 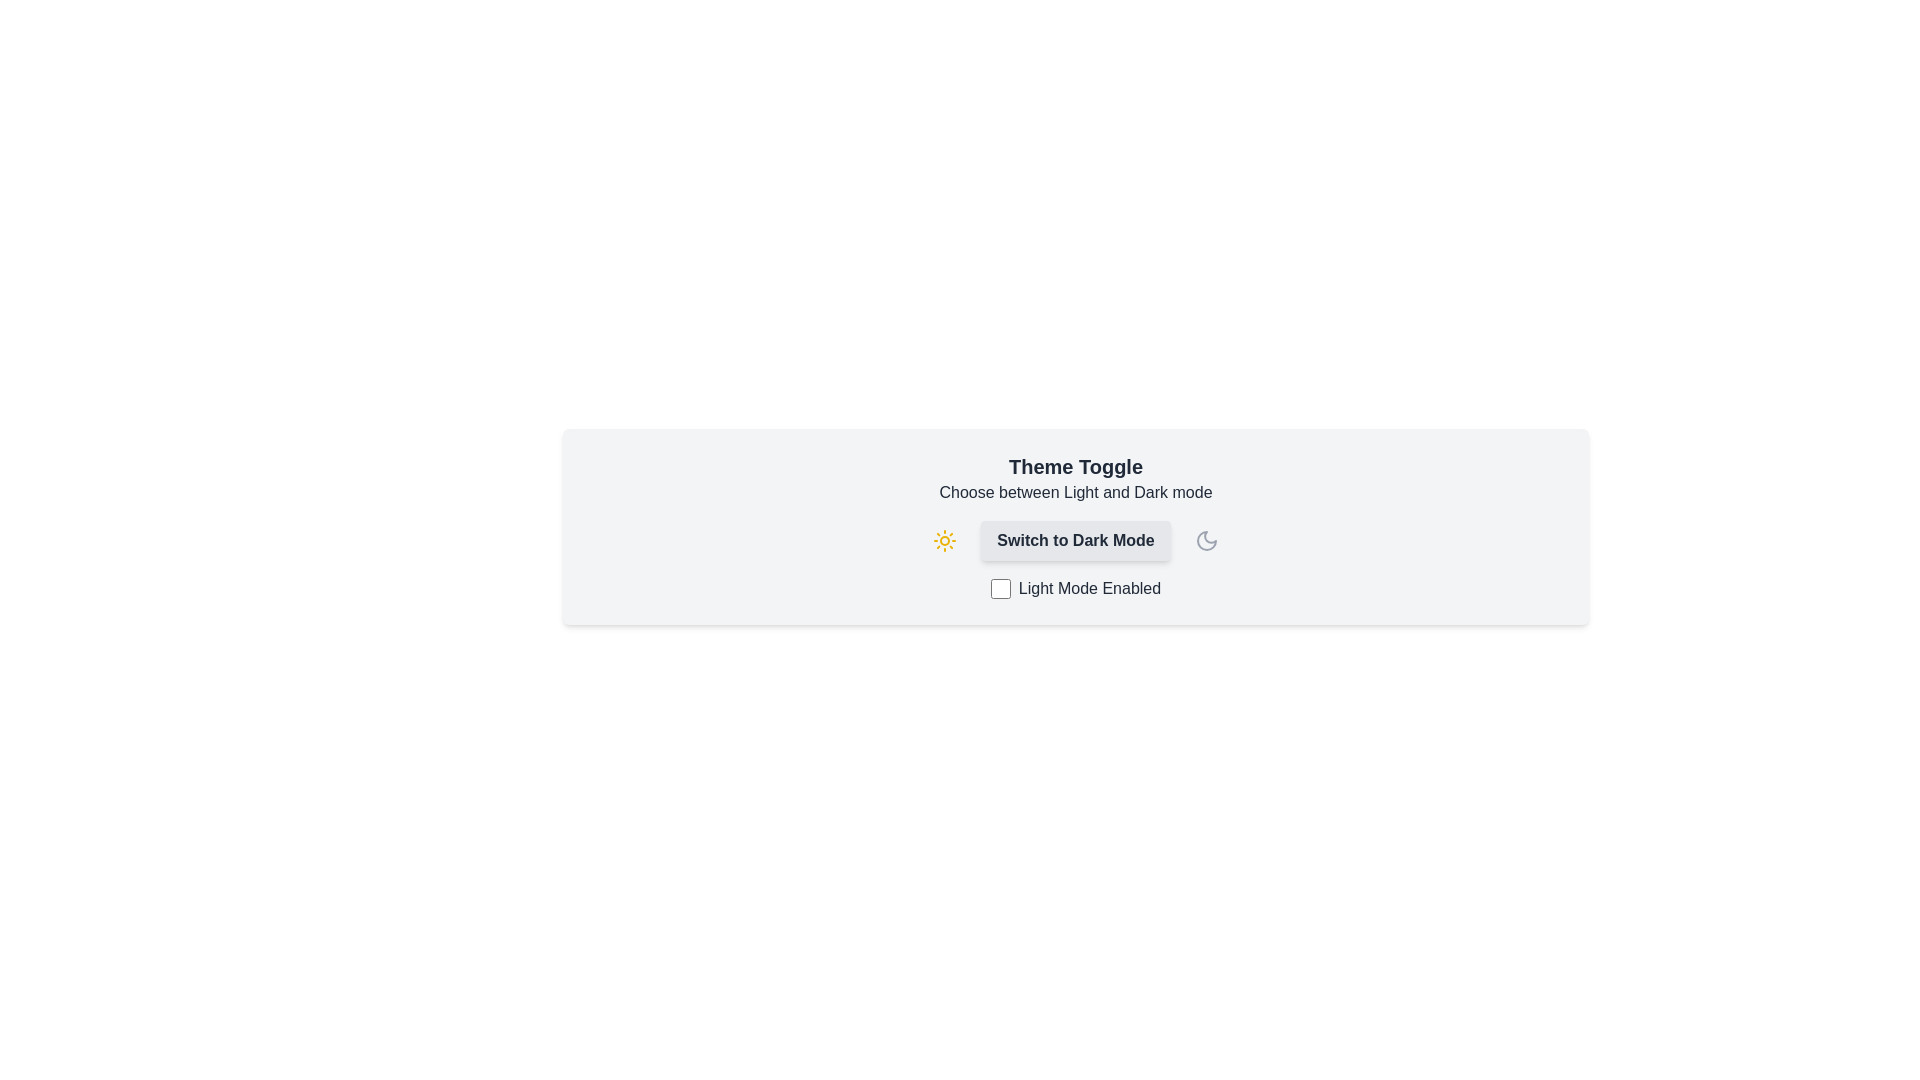 I want to click on checkbox to toggle the theme, so click(x=1000, y=588).